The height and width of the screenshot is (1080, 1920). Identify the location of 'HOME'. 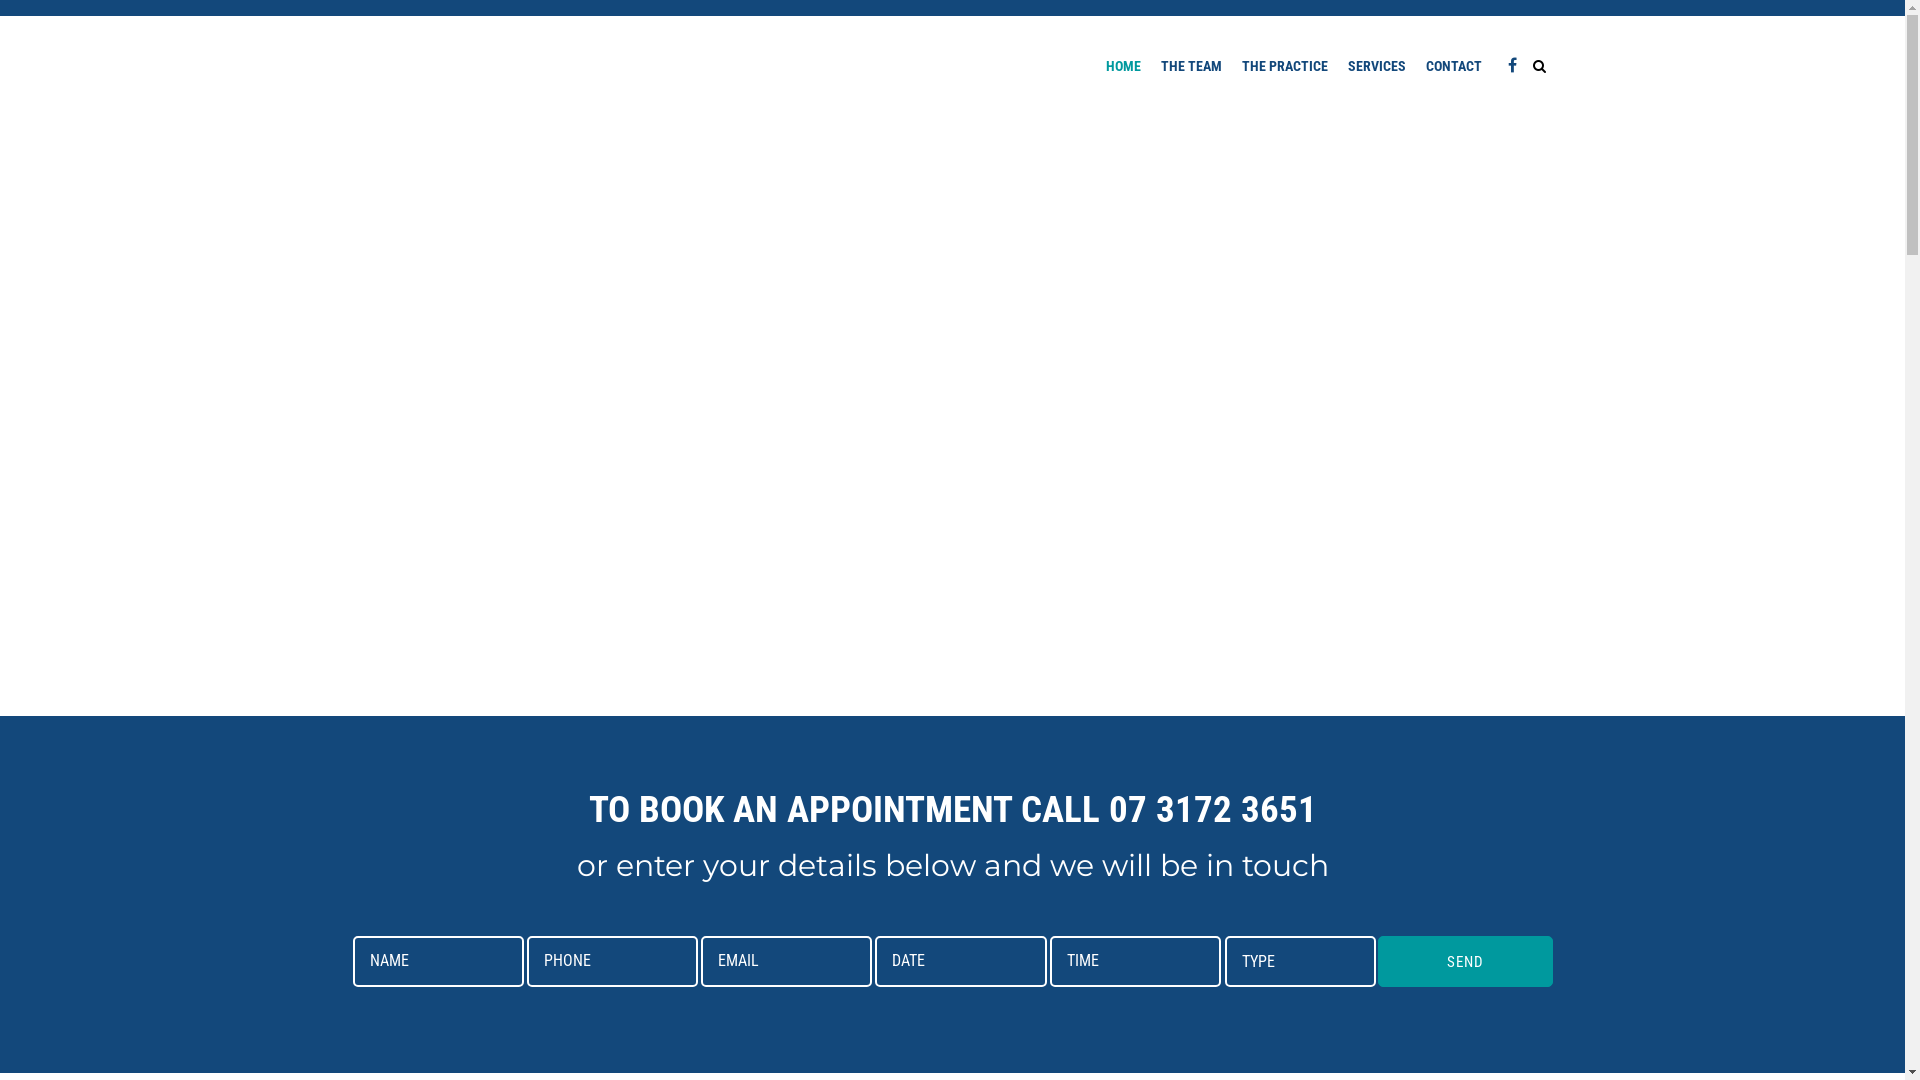
(1123, 64).